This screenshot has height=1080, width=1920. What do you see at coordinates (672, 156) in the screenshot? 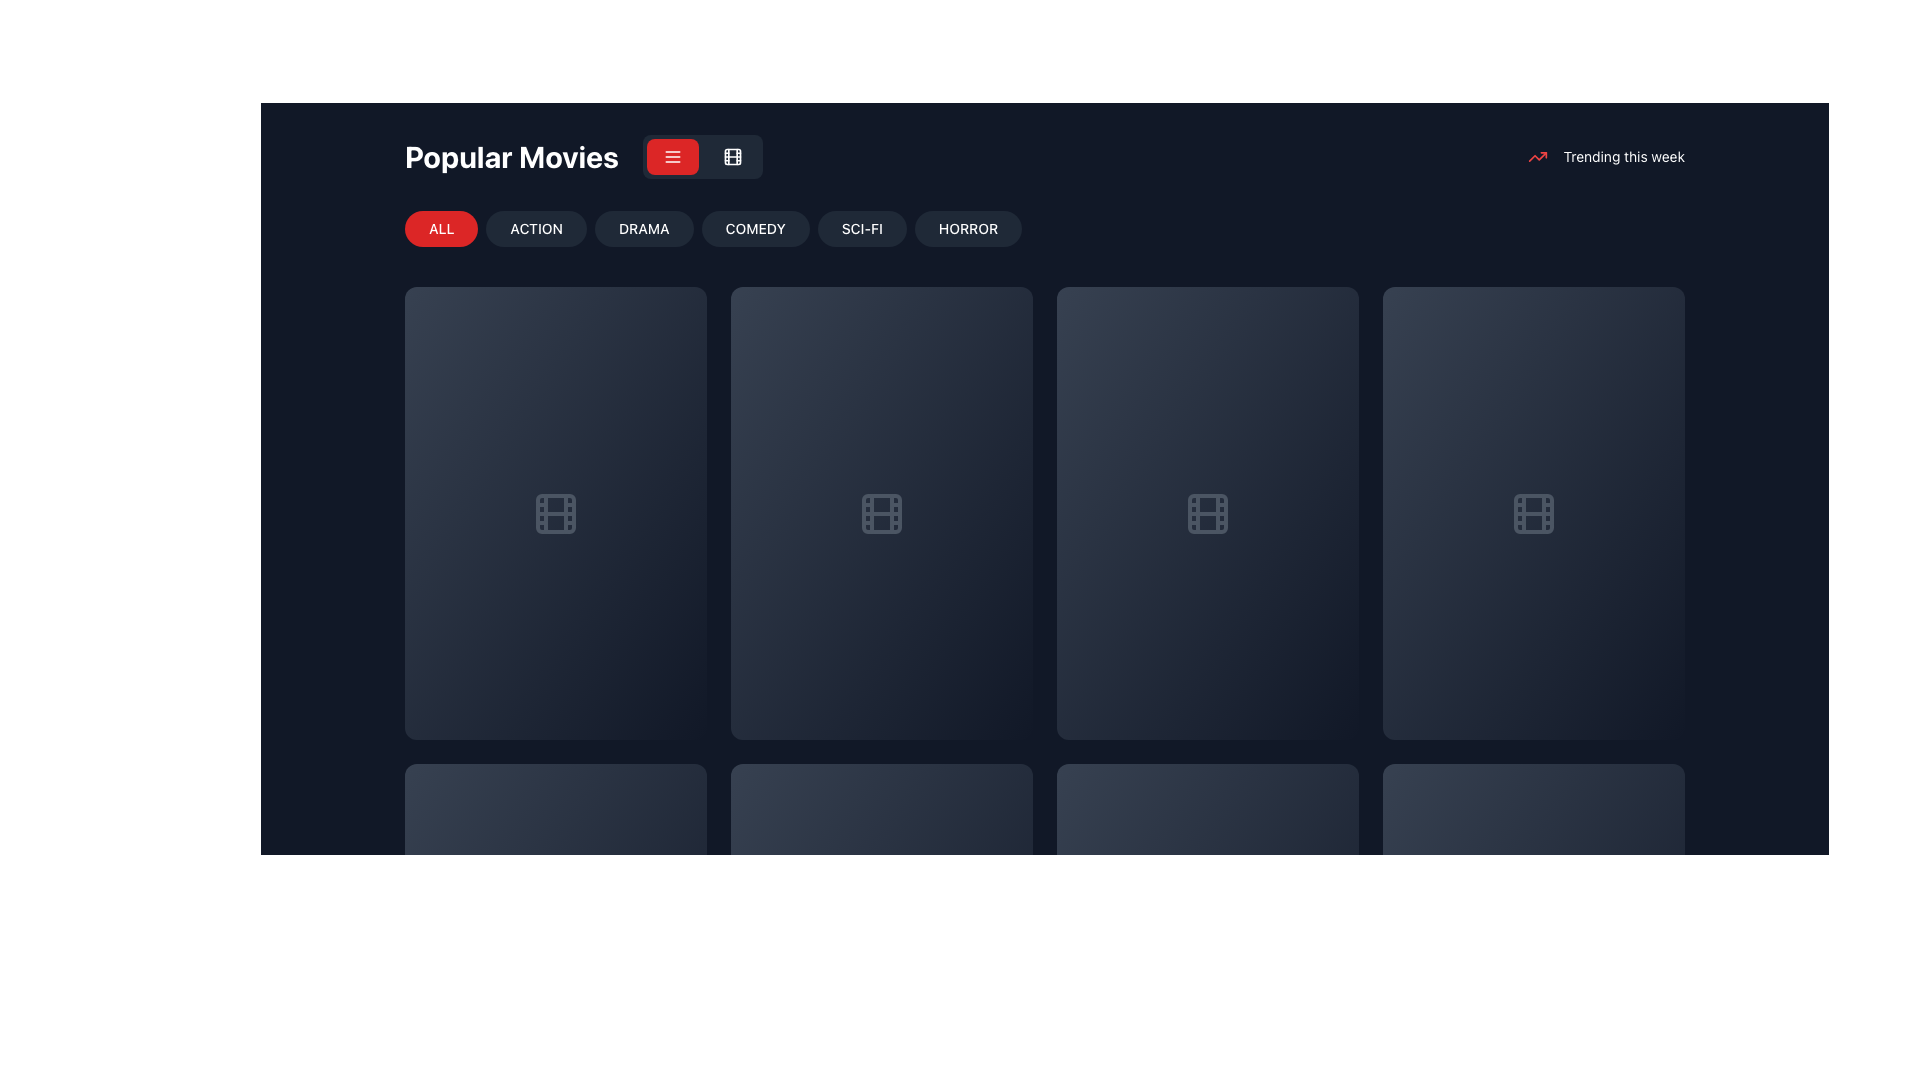
I see `the three-line menu icon within the rounded red button located at the upper right of the interface, next to the 'Popular Movies' title` at bounding box center [672, 156].